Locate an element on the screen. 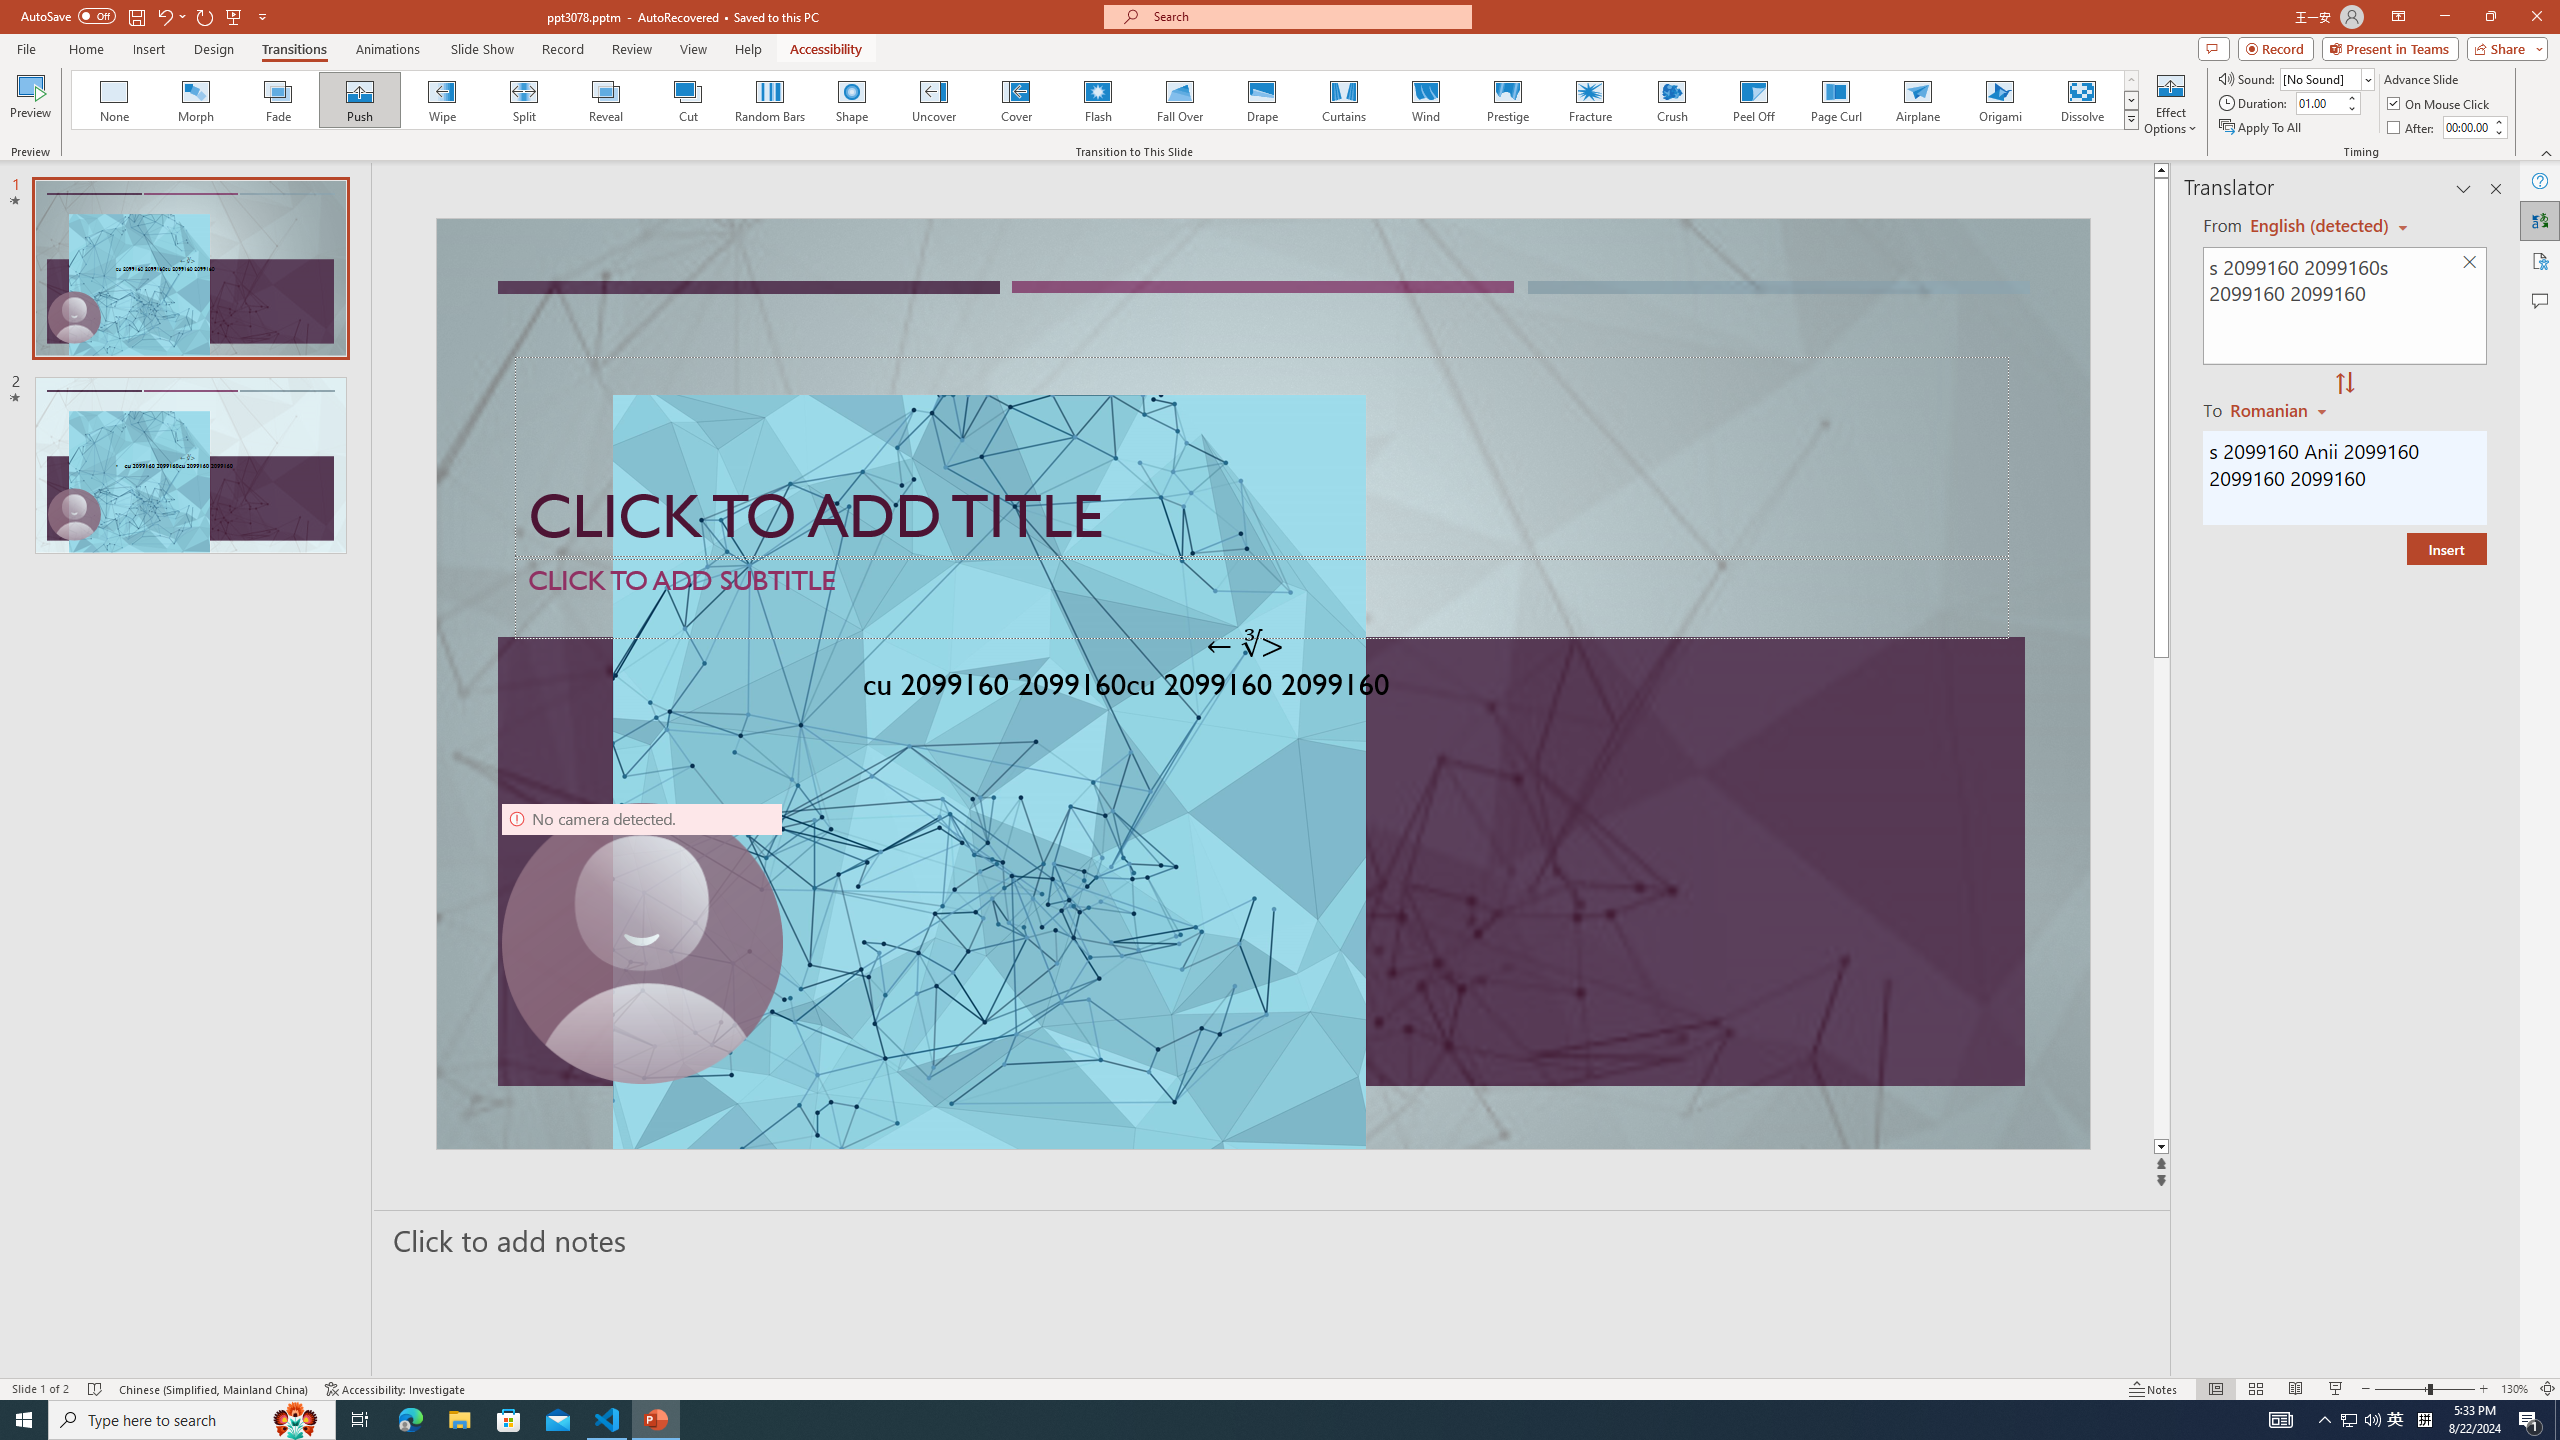 Image resolution: width=2560 pixels, height=1440 pixels. 'After' is located at coordinates (2466, 126).